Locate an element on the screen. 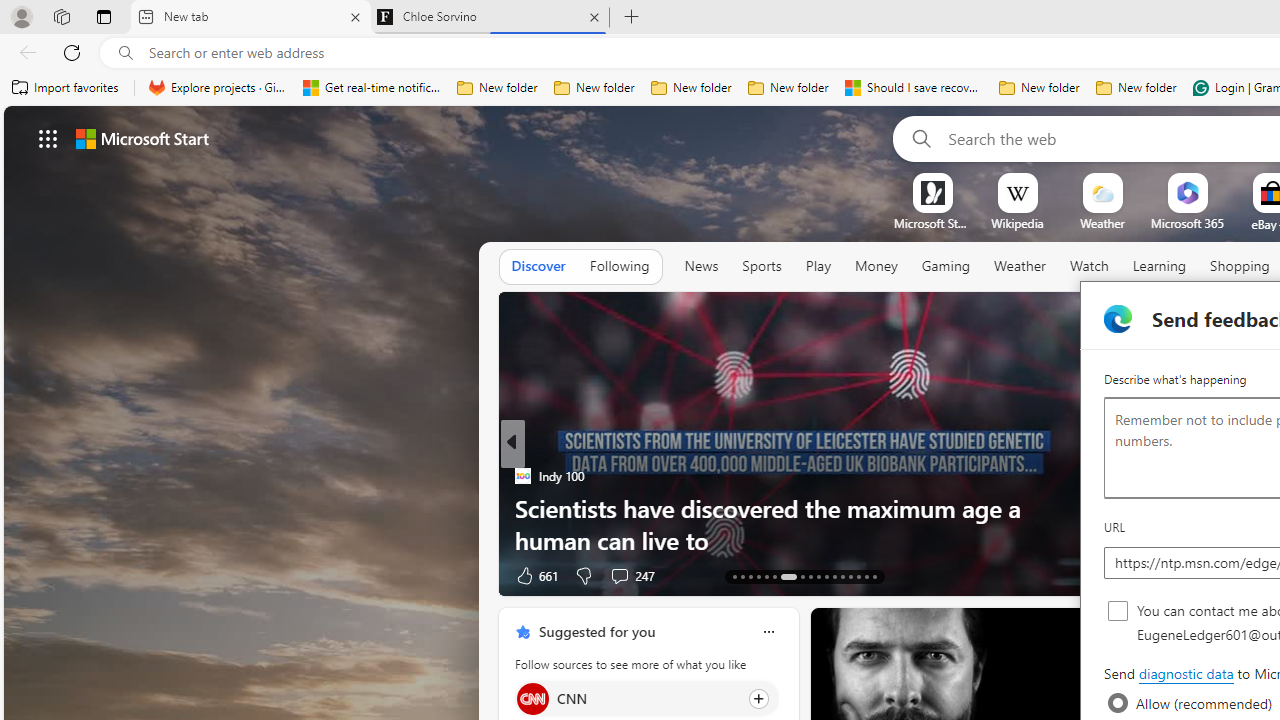  'Sports' is located at coordinates (760, 265).